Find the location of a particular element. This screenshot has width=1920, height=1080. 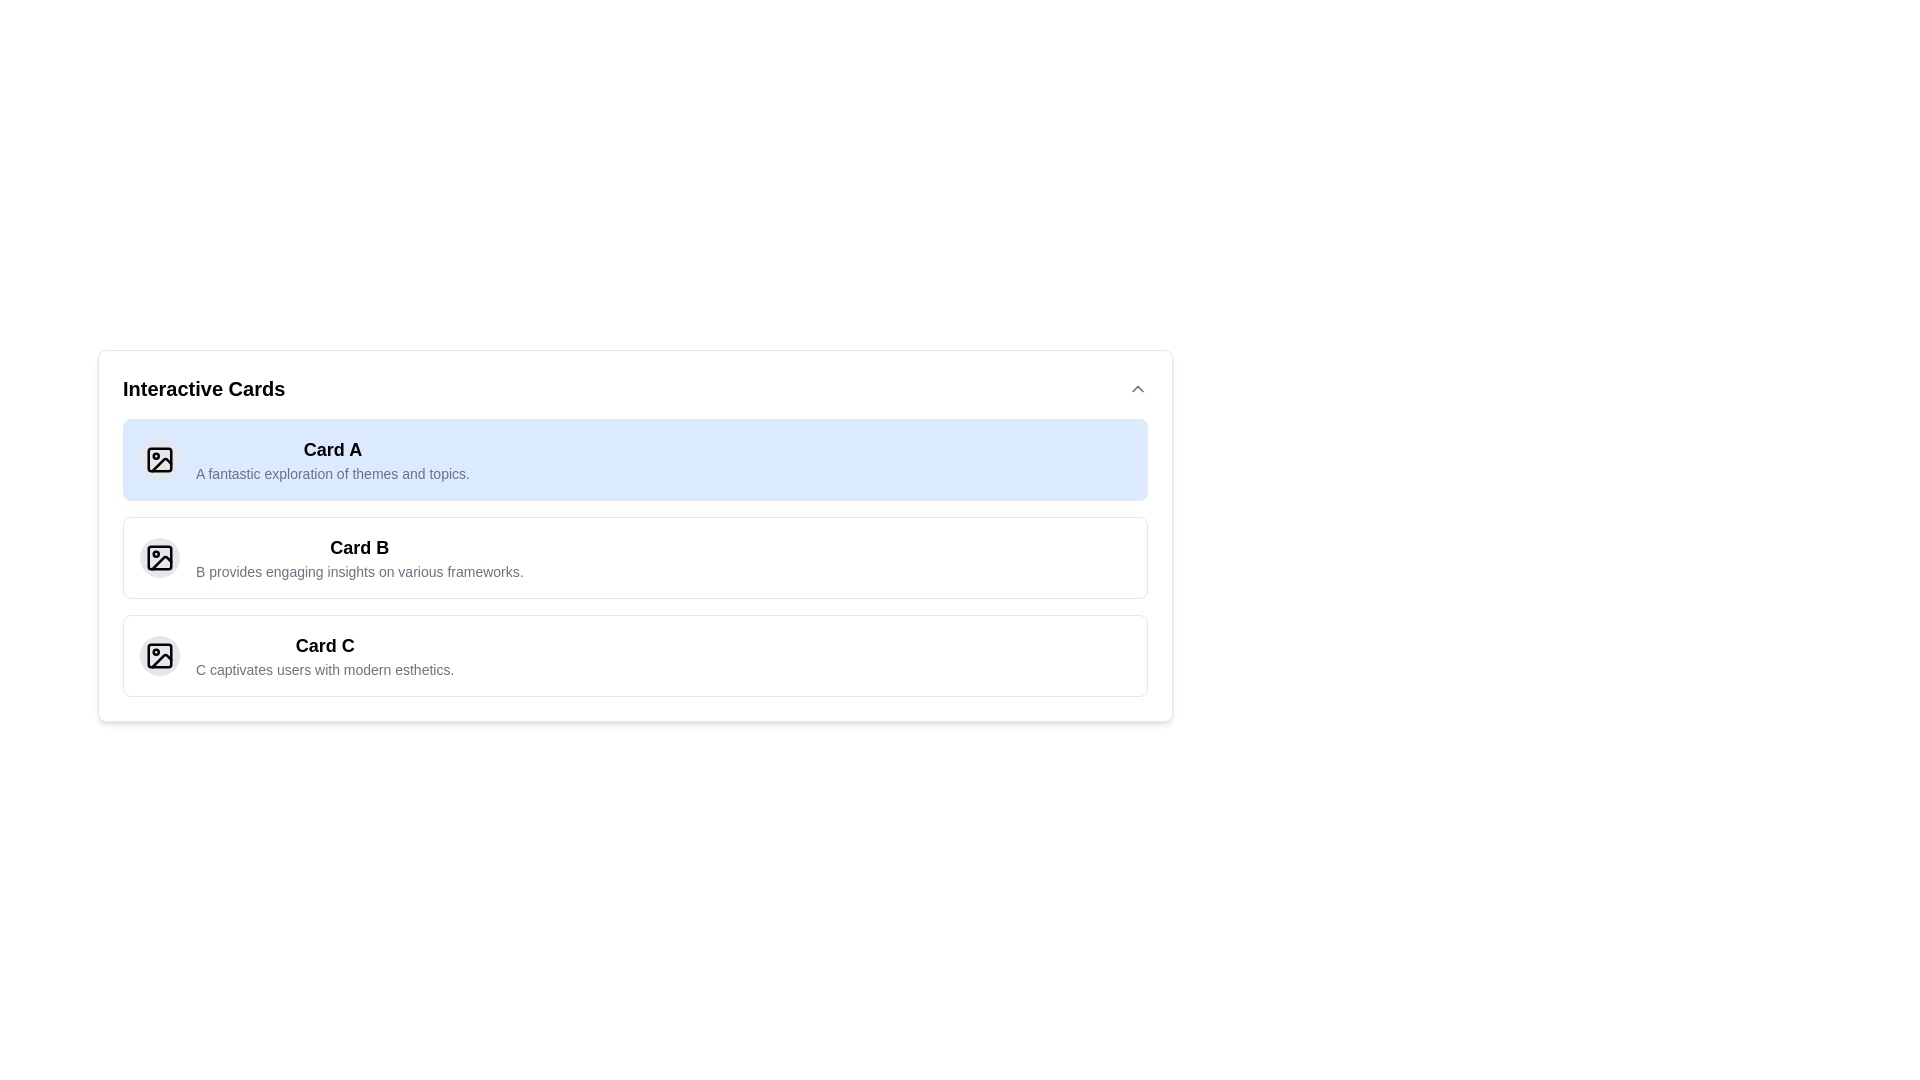

the subtitle text within the first card titled 'Card A', which provides additional context about the card's content is located at coordinates (332, 474).